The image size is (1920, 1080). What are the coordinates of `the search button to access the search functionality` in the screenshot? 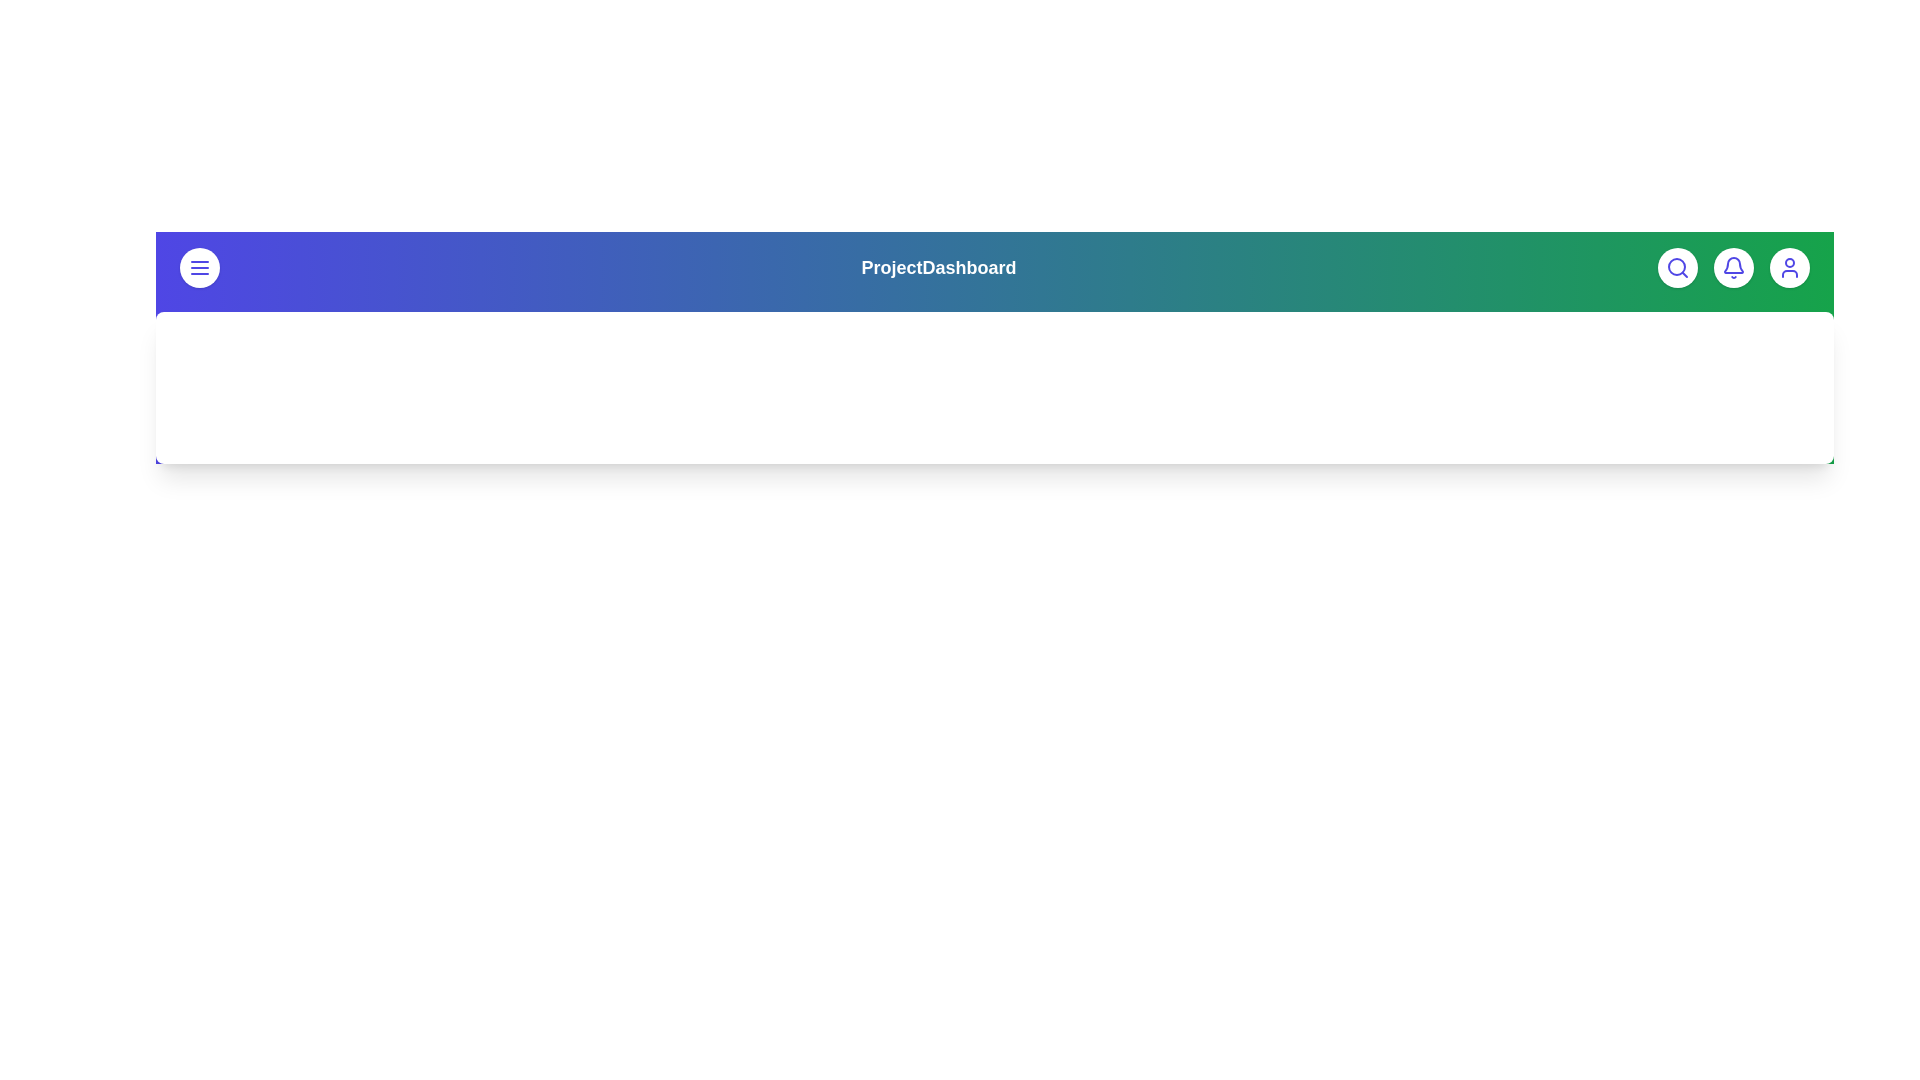 It's located at (1677, 266).